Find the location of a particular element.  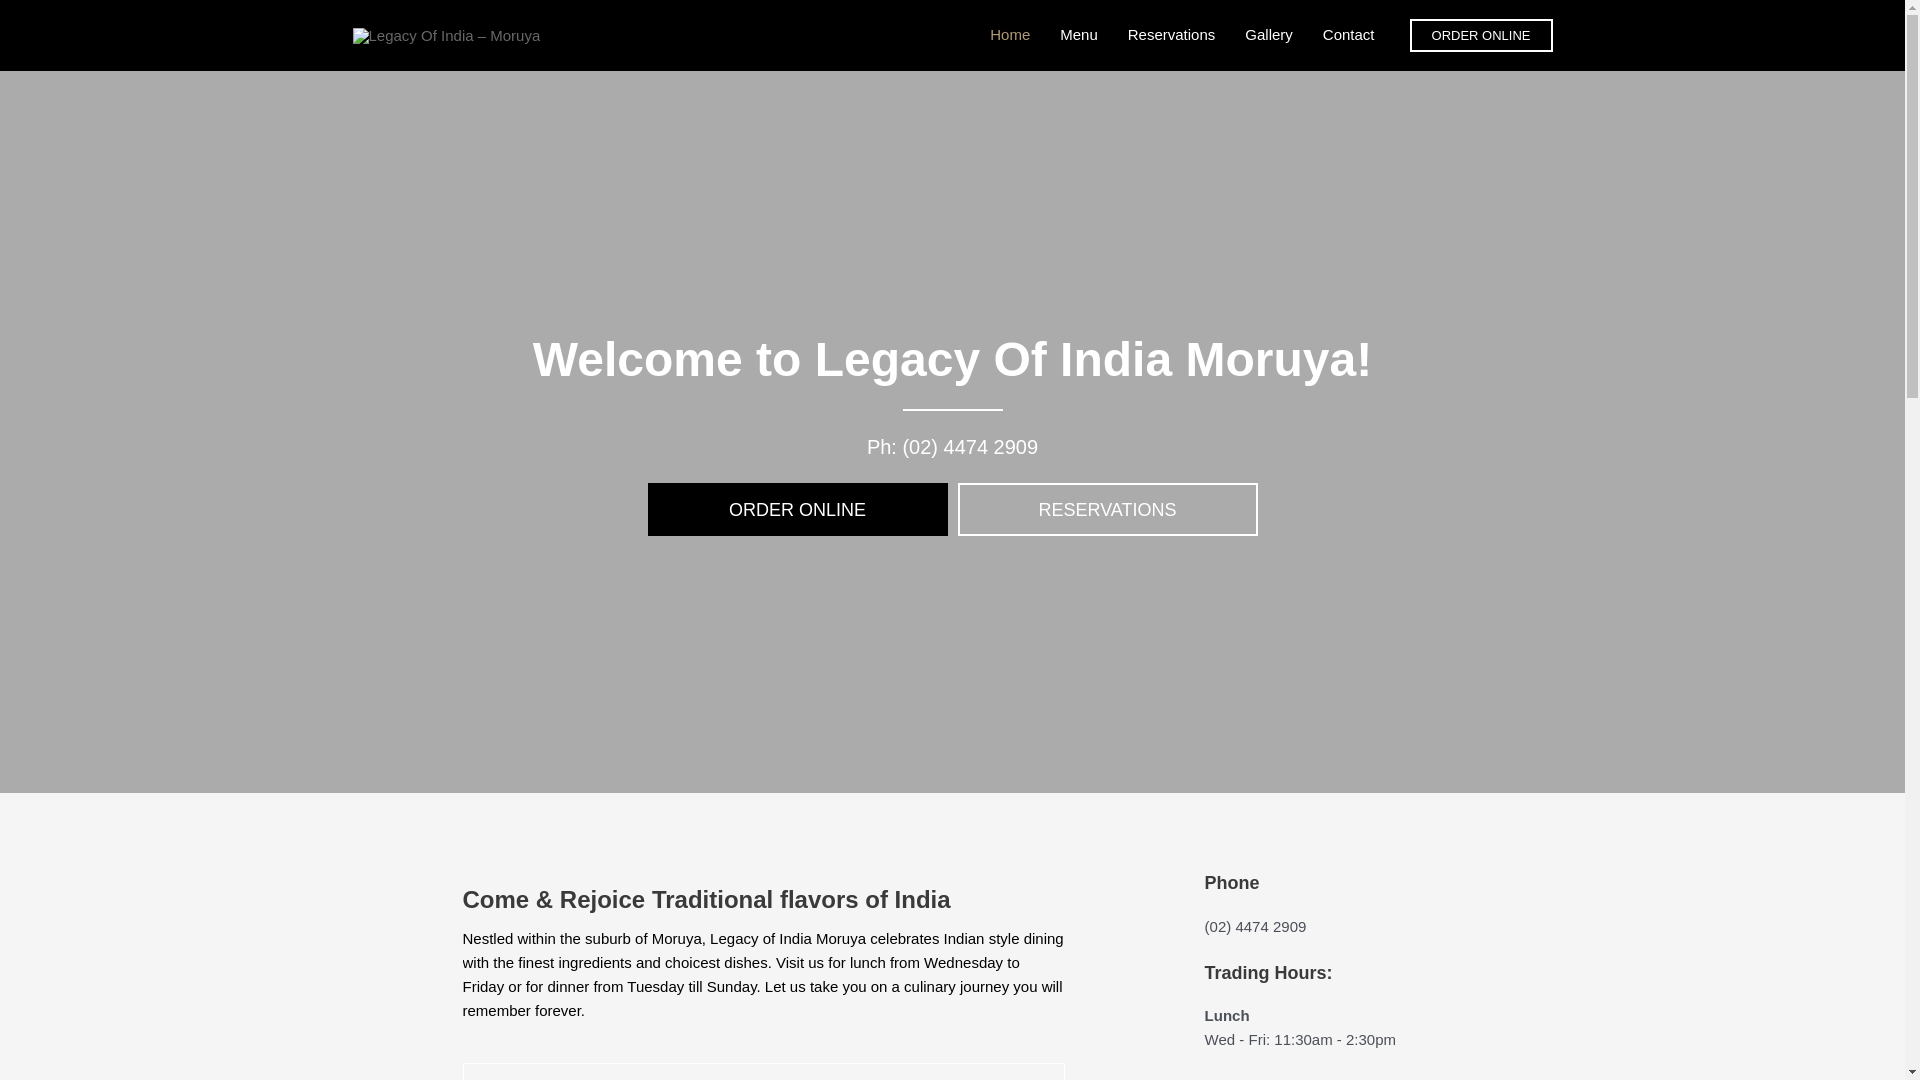

'Contact' is located at coordinates (1308, 34).